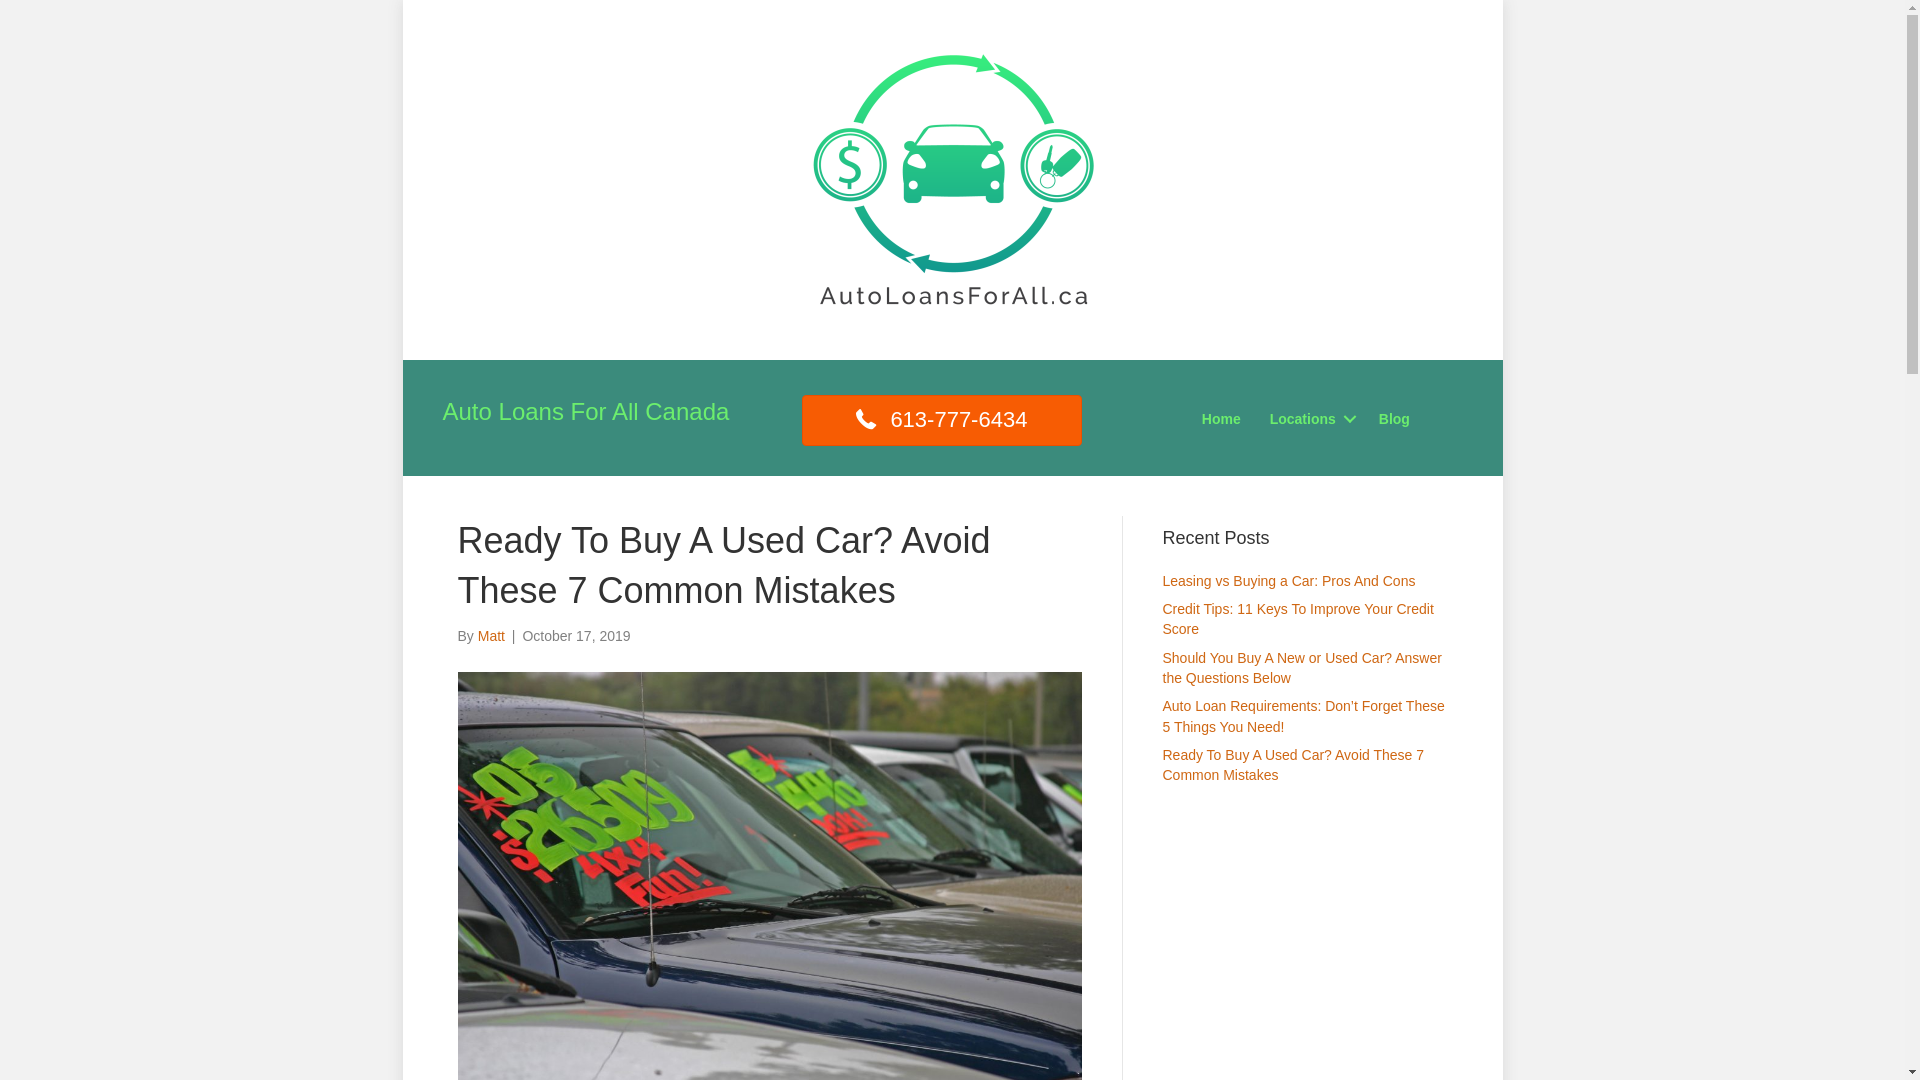  What do you see at coordinates (950, 180) in the screenshot?
I see `'Auto Loans for all canada square'` at bounding box center [950, 180].